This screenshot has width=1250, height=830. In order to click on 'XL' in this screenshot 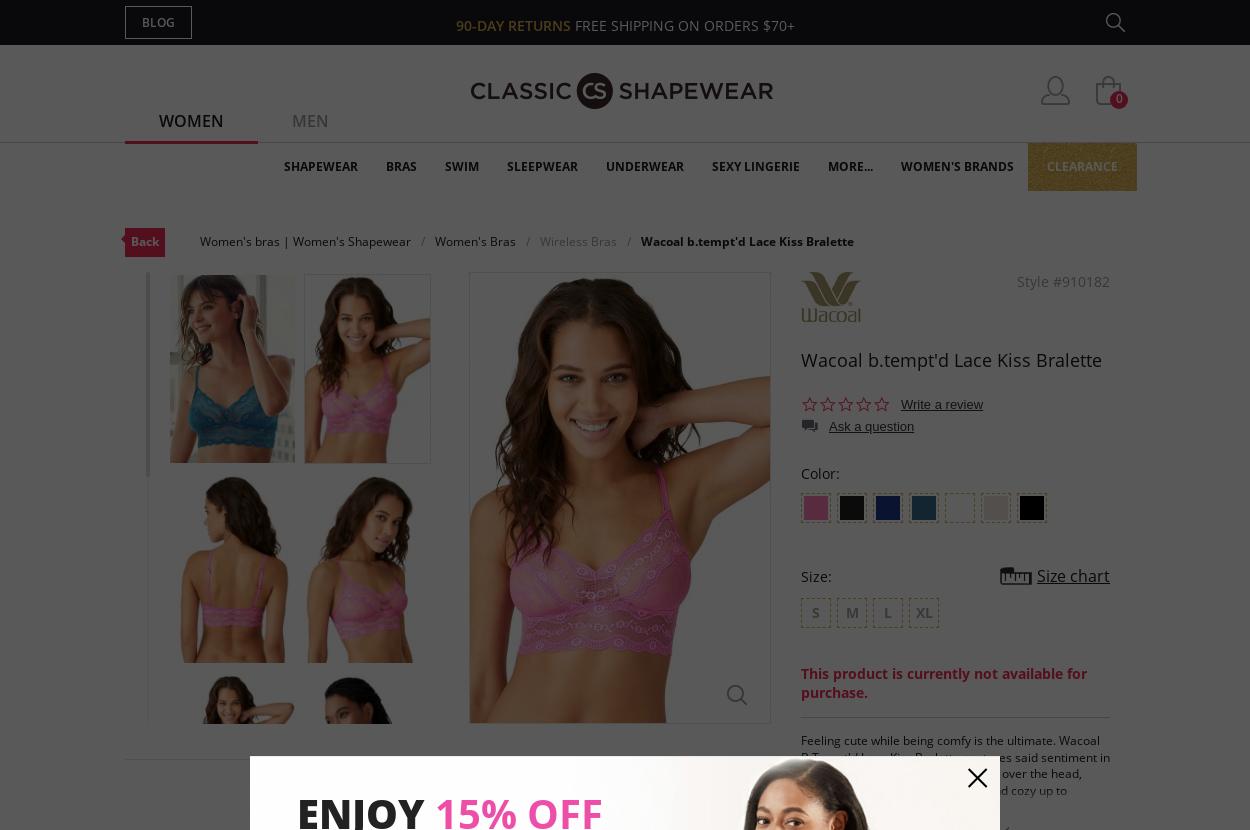, I will do `click(915, 611)`.